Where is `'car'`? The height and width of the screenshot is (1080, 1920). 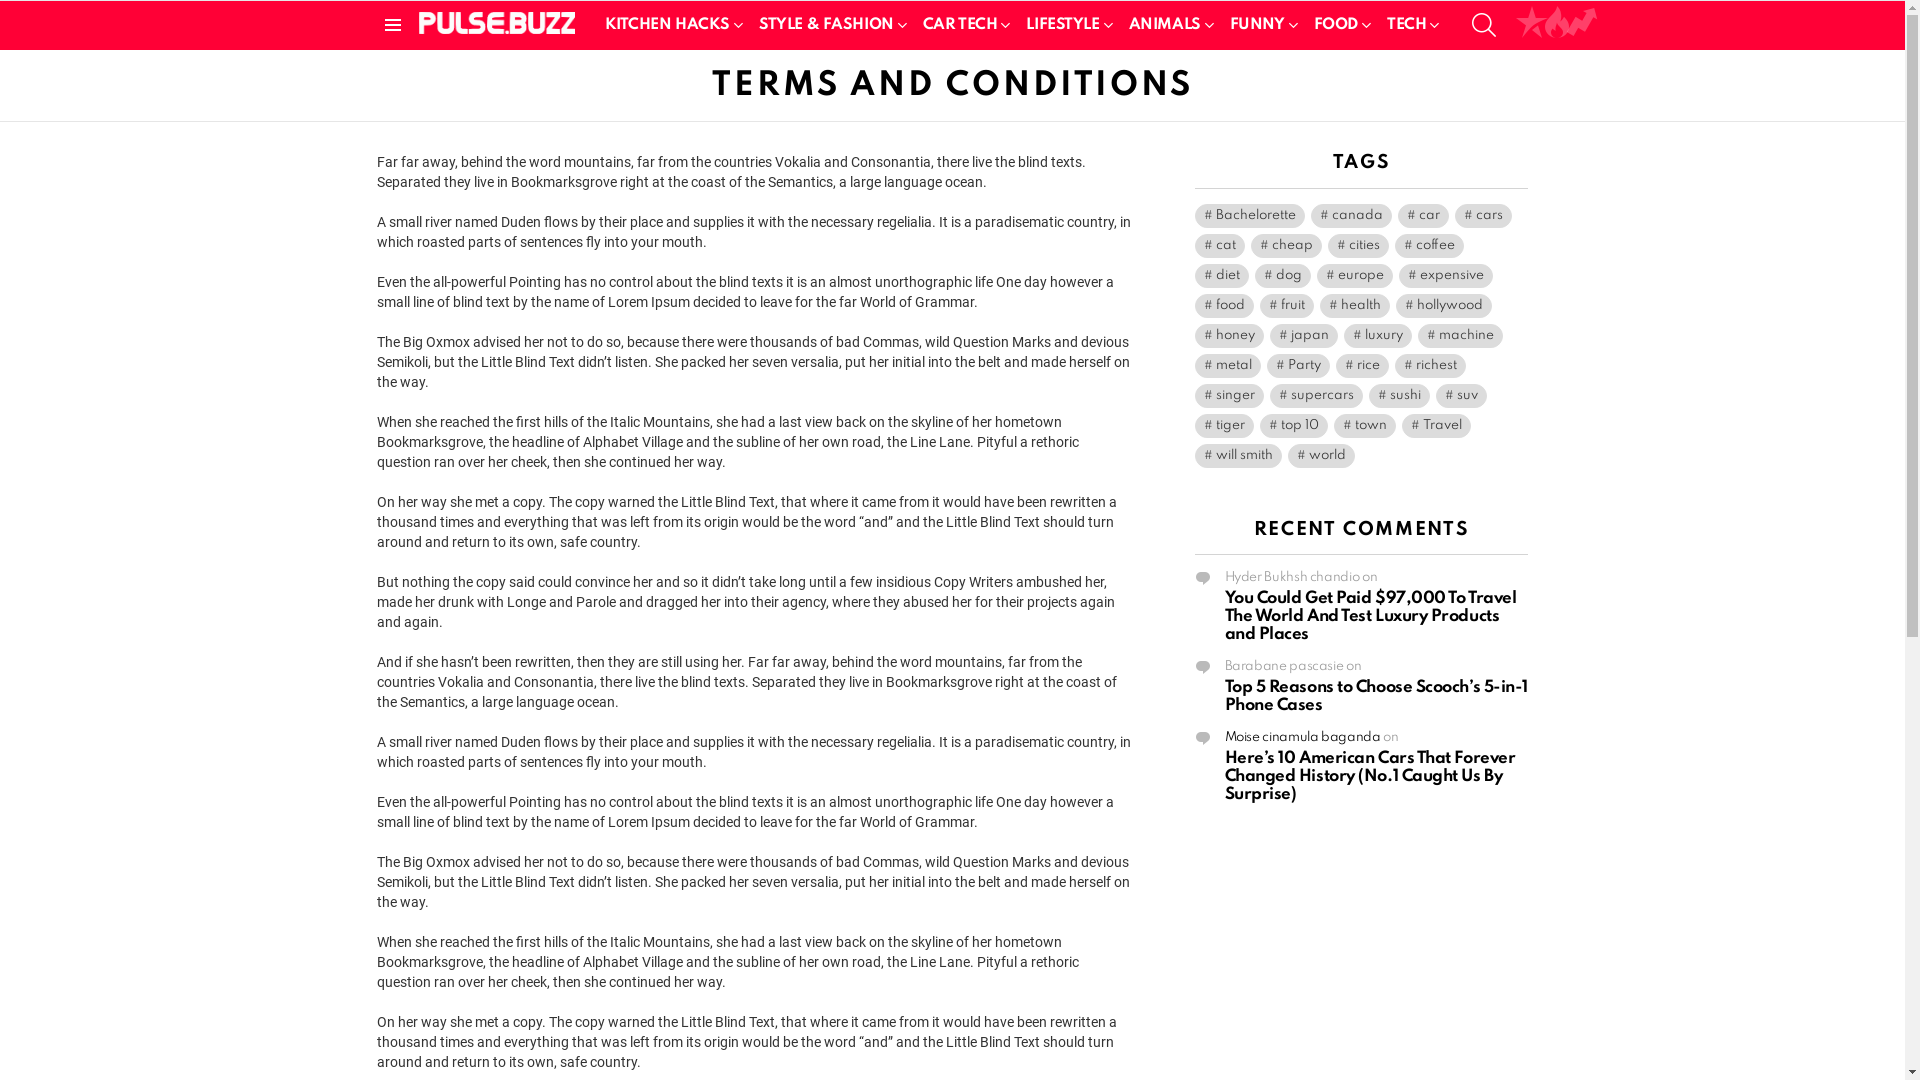
'car' is located at coordinates (1422, 216).